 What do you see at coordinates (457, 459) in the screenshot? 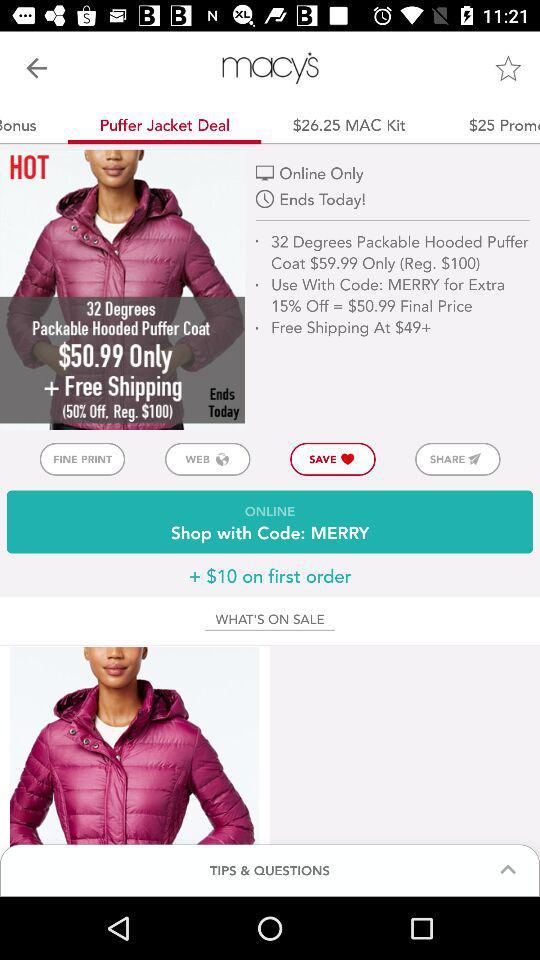
I see `the share on the right` at bounding box center [457, 459].